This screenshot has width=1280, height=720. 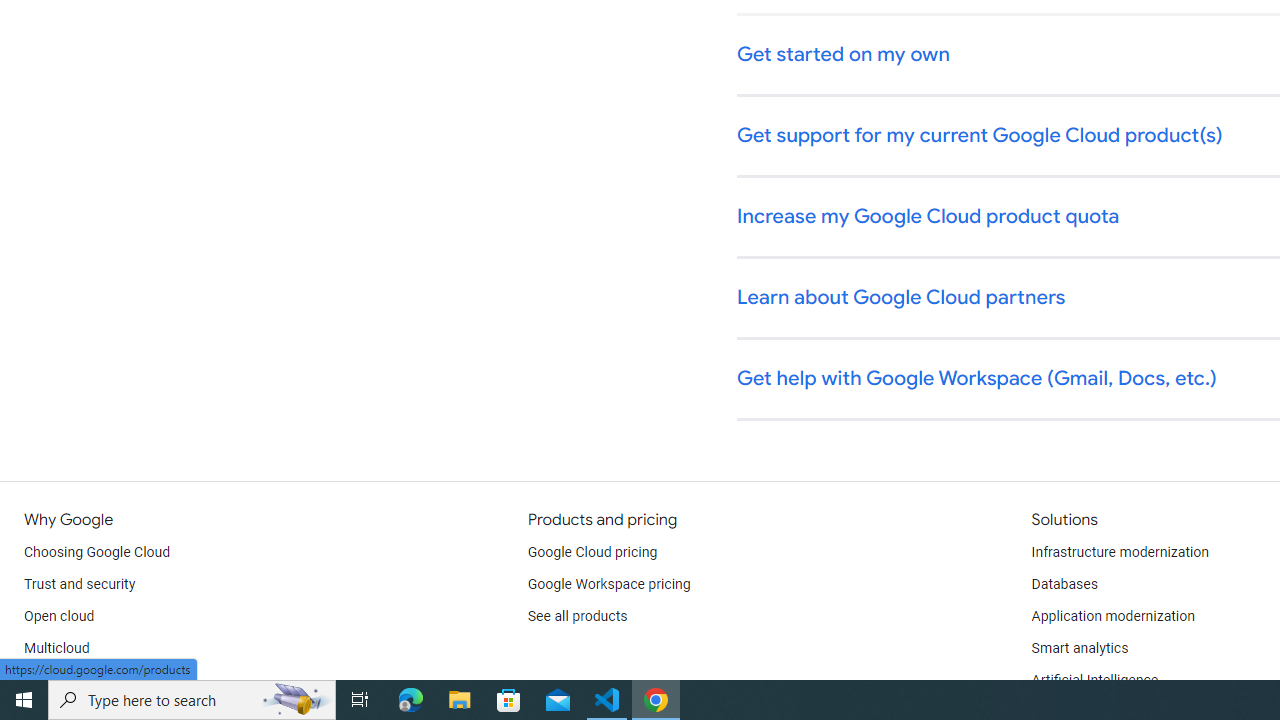 I want to click on 'Google Workspace pricing', so click(x=608, y=585).